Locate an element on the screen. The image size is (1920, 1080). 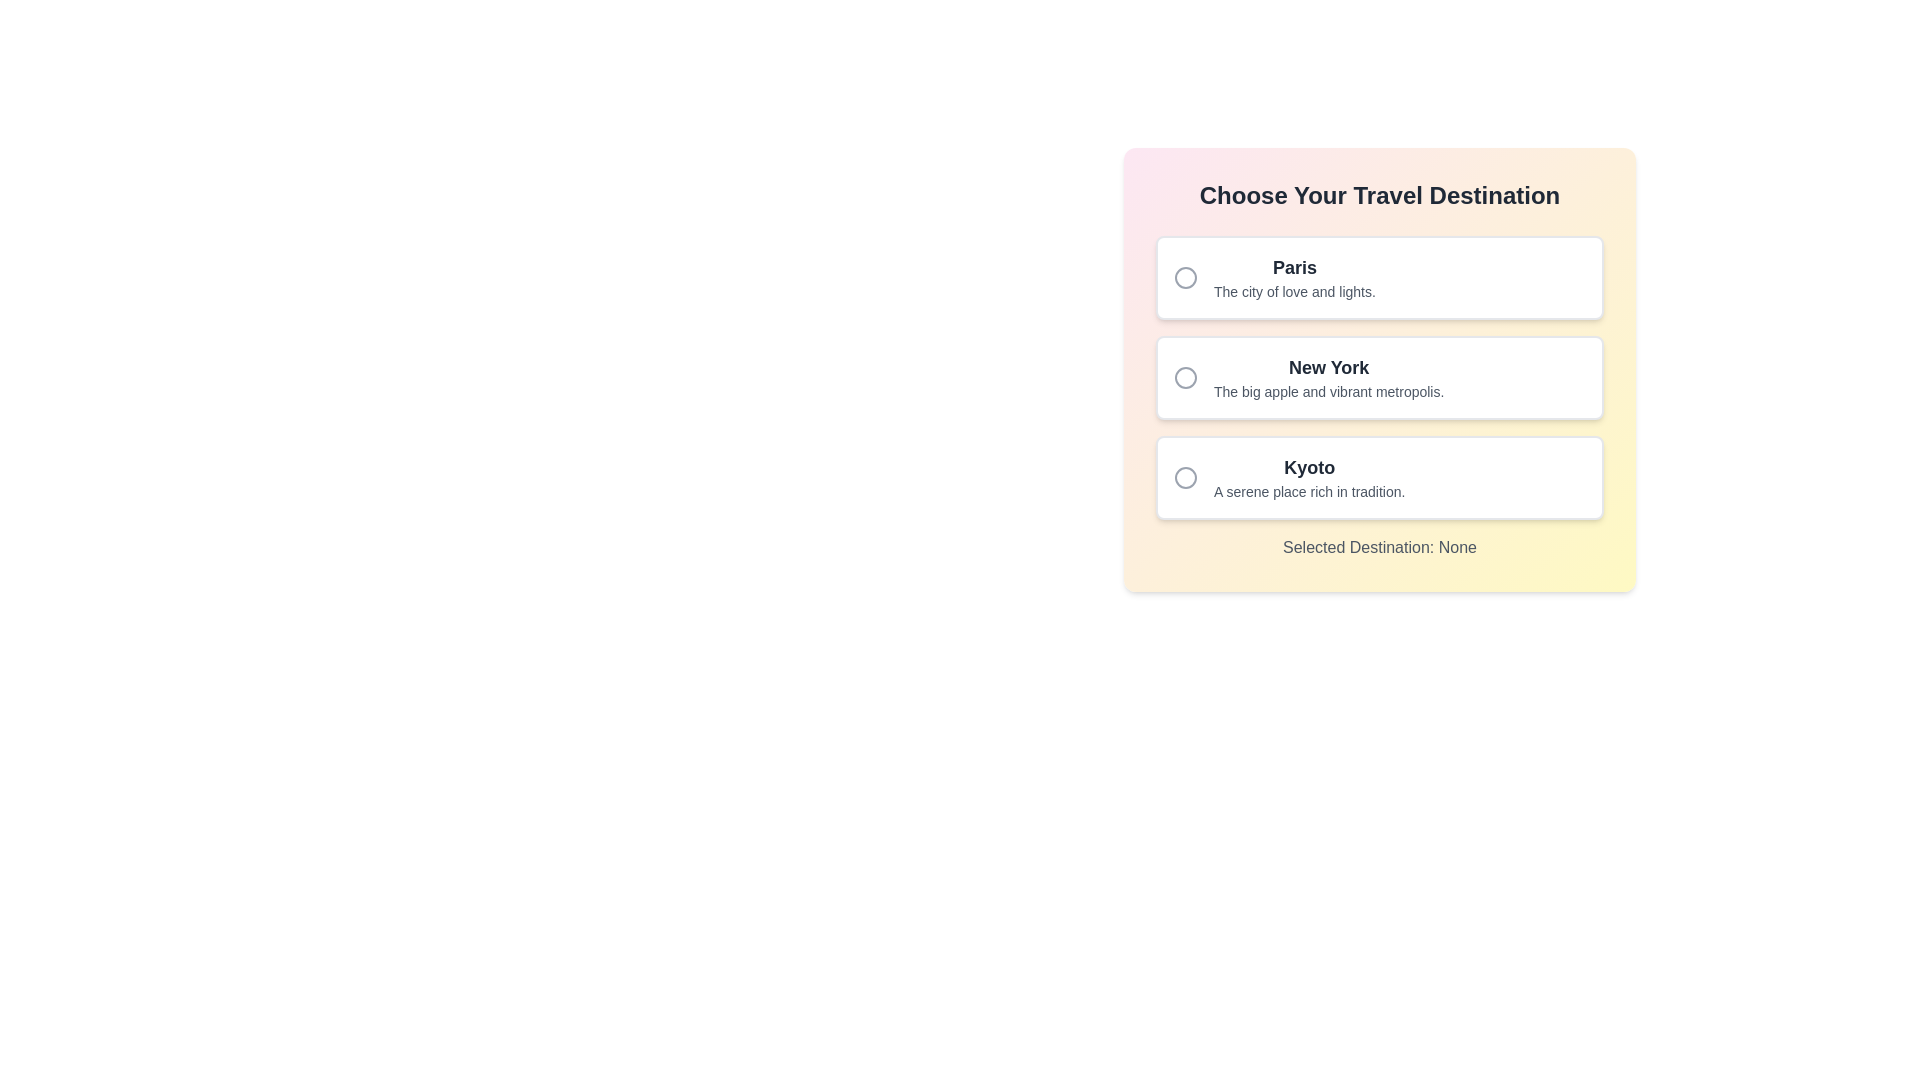
the text block containing the title 'Paris' and the description 'The city of love and lights.' is located at coordinates (1294, 277).